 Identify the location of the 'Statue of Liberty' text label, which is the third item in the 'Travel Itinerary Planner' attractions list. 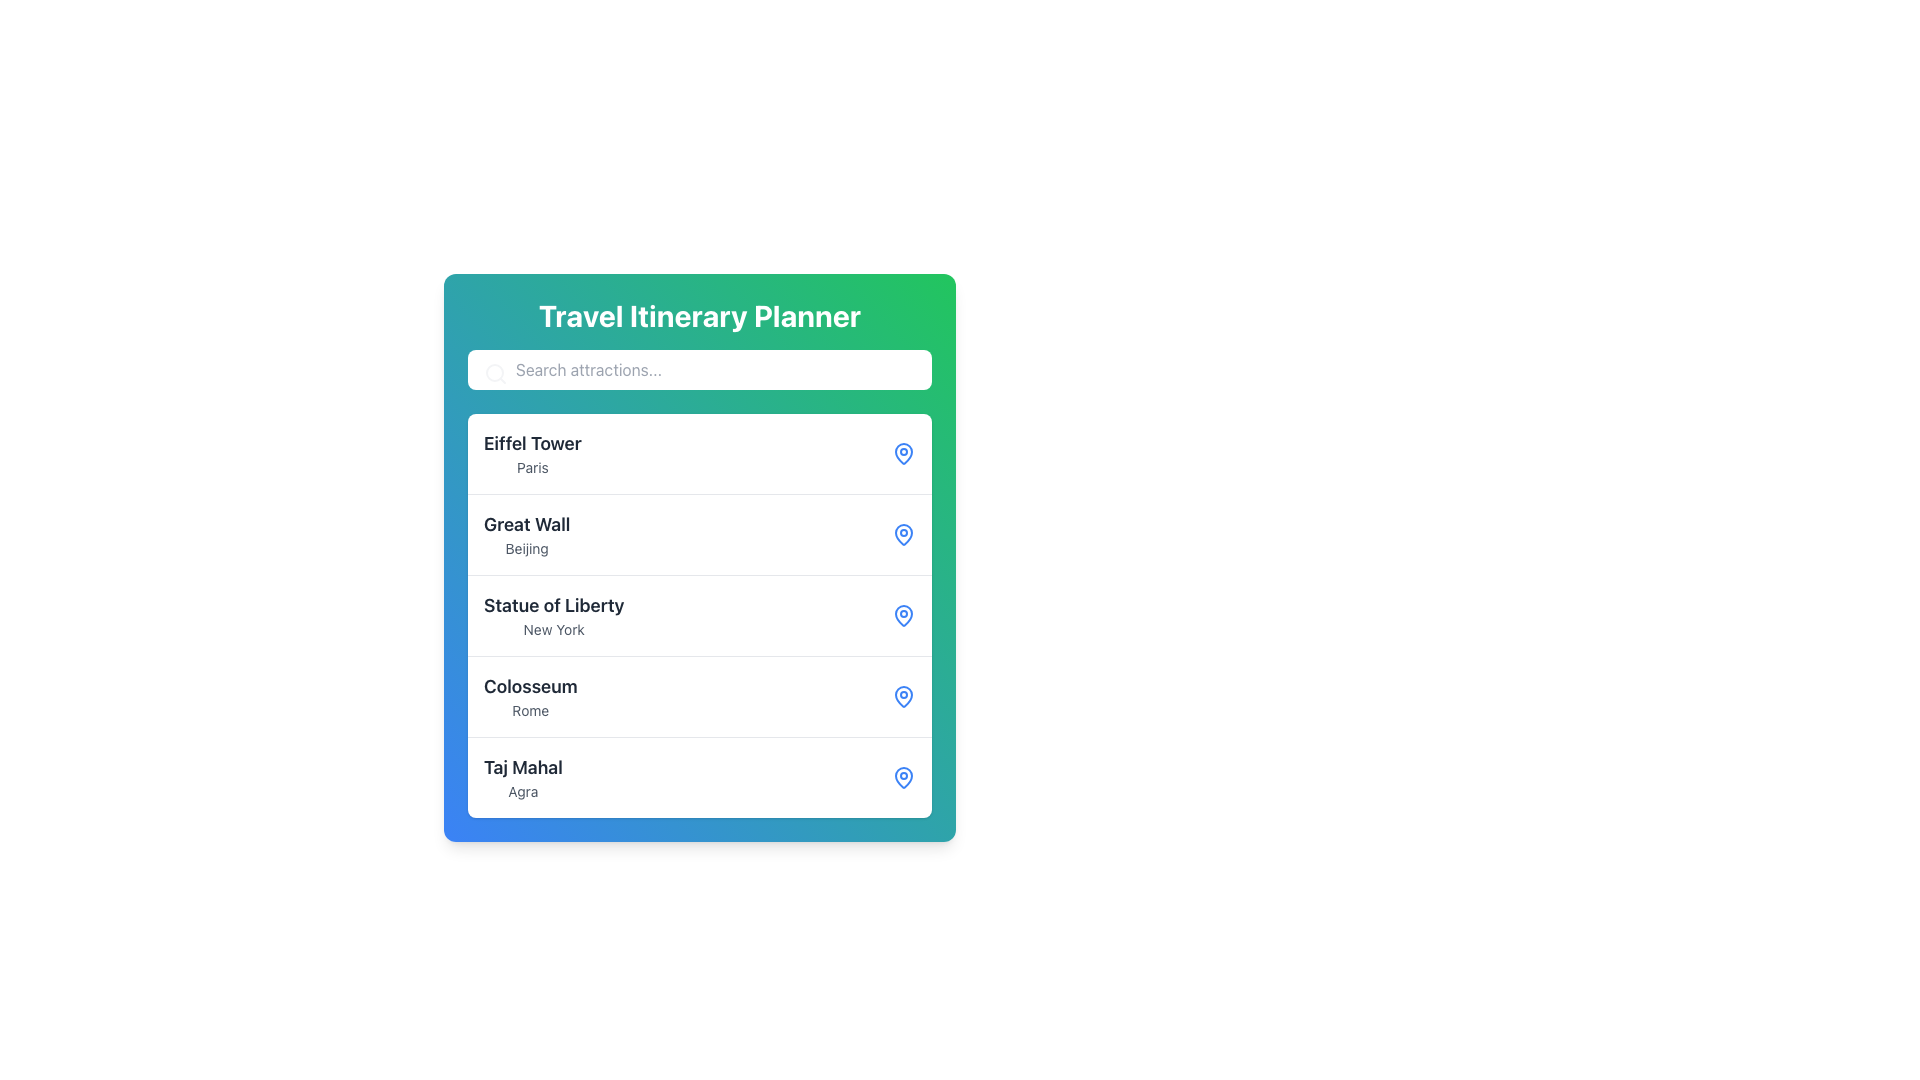
(554, 615).